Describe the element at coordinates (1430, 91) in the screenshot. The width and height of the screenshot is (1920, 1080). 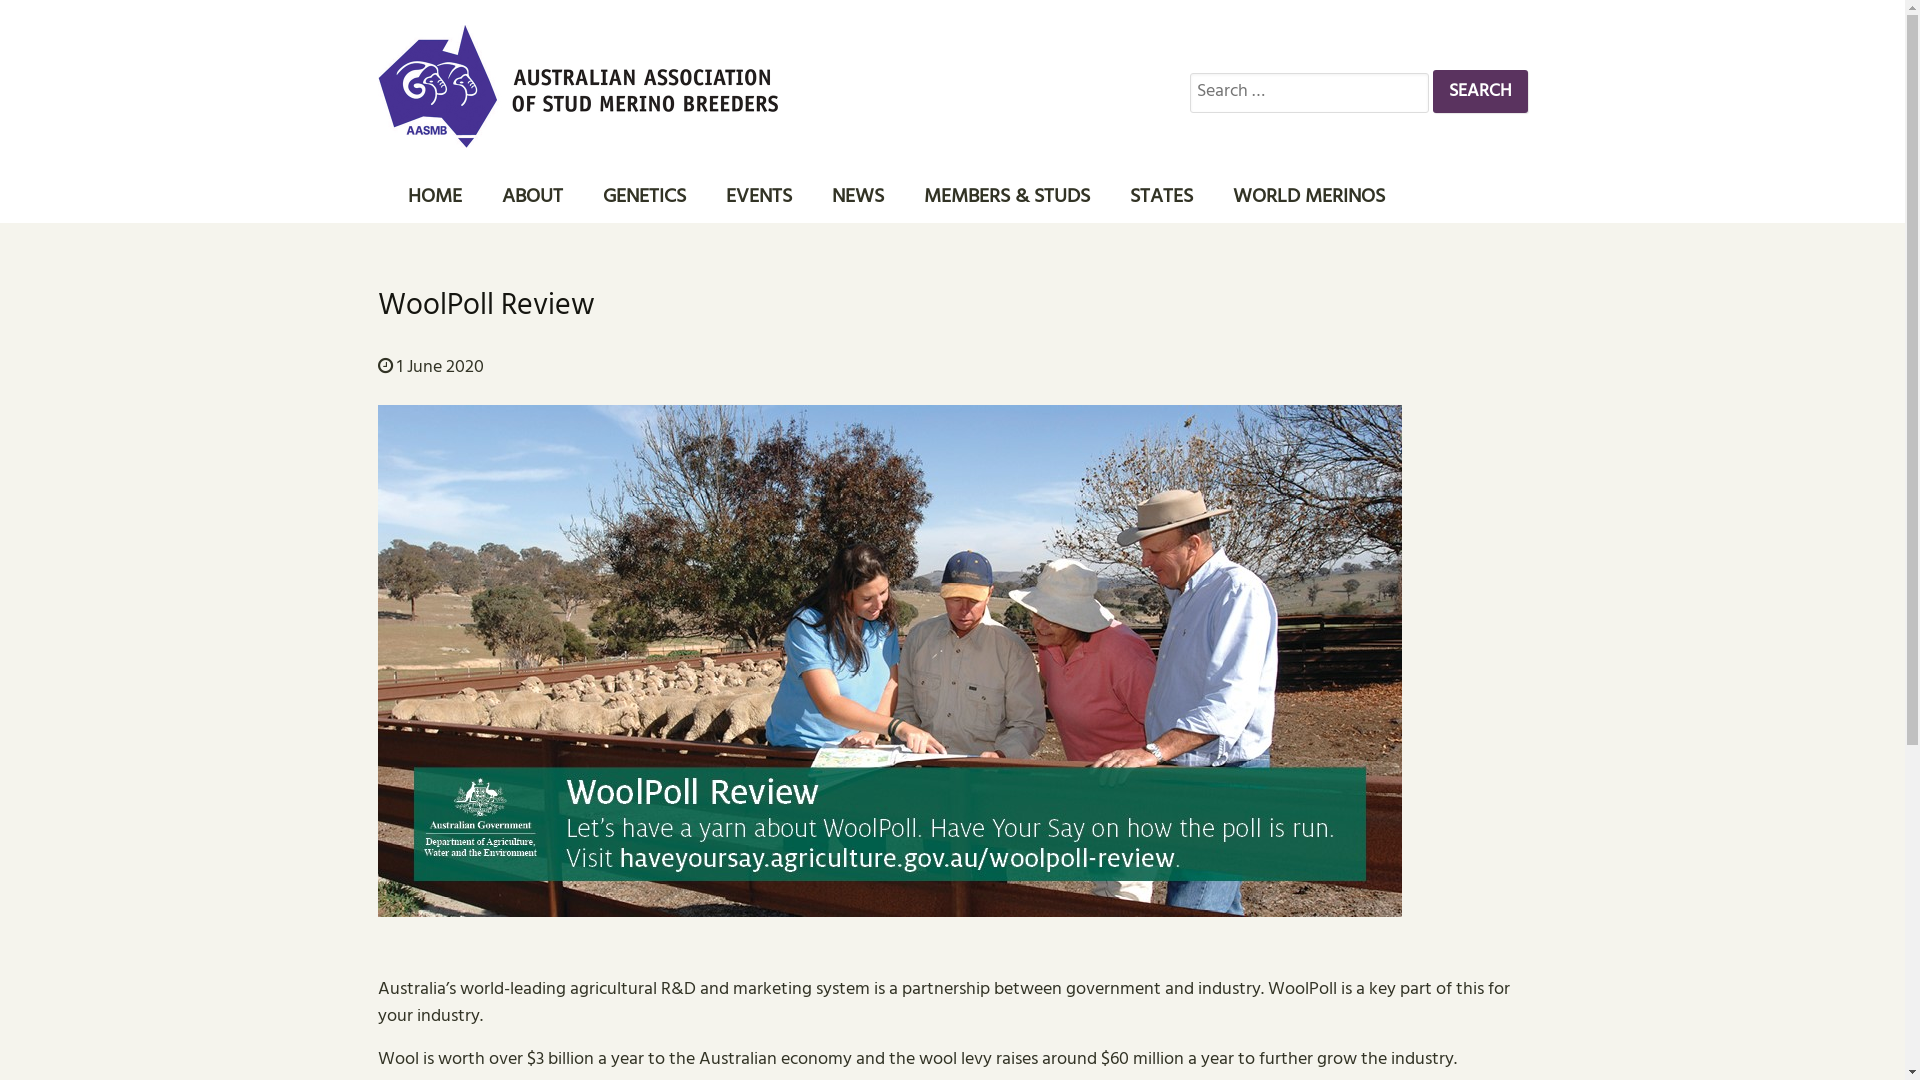
I see `'Search'` at that location.